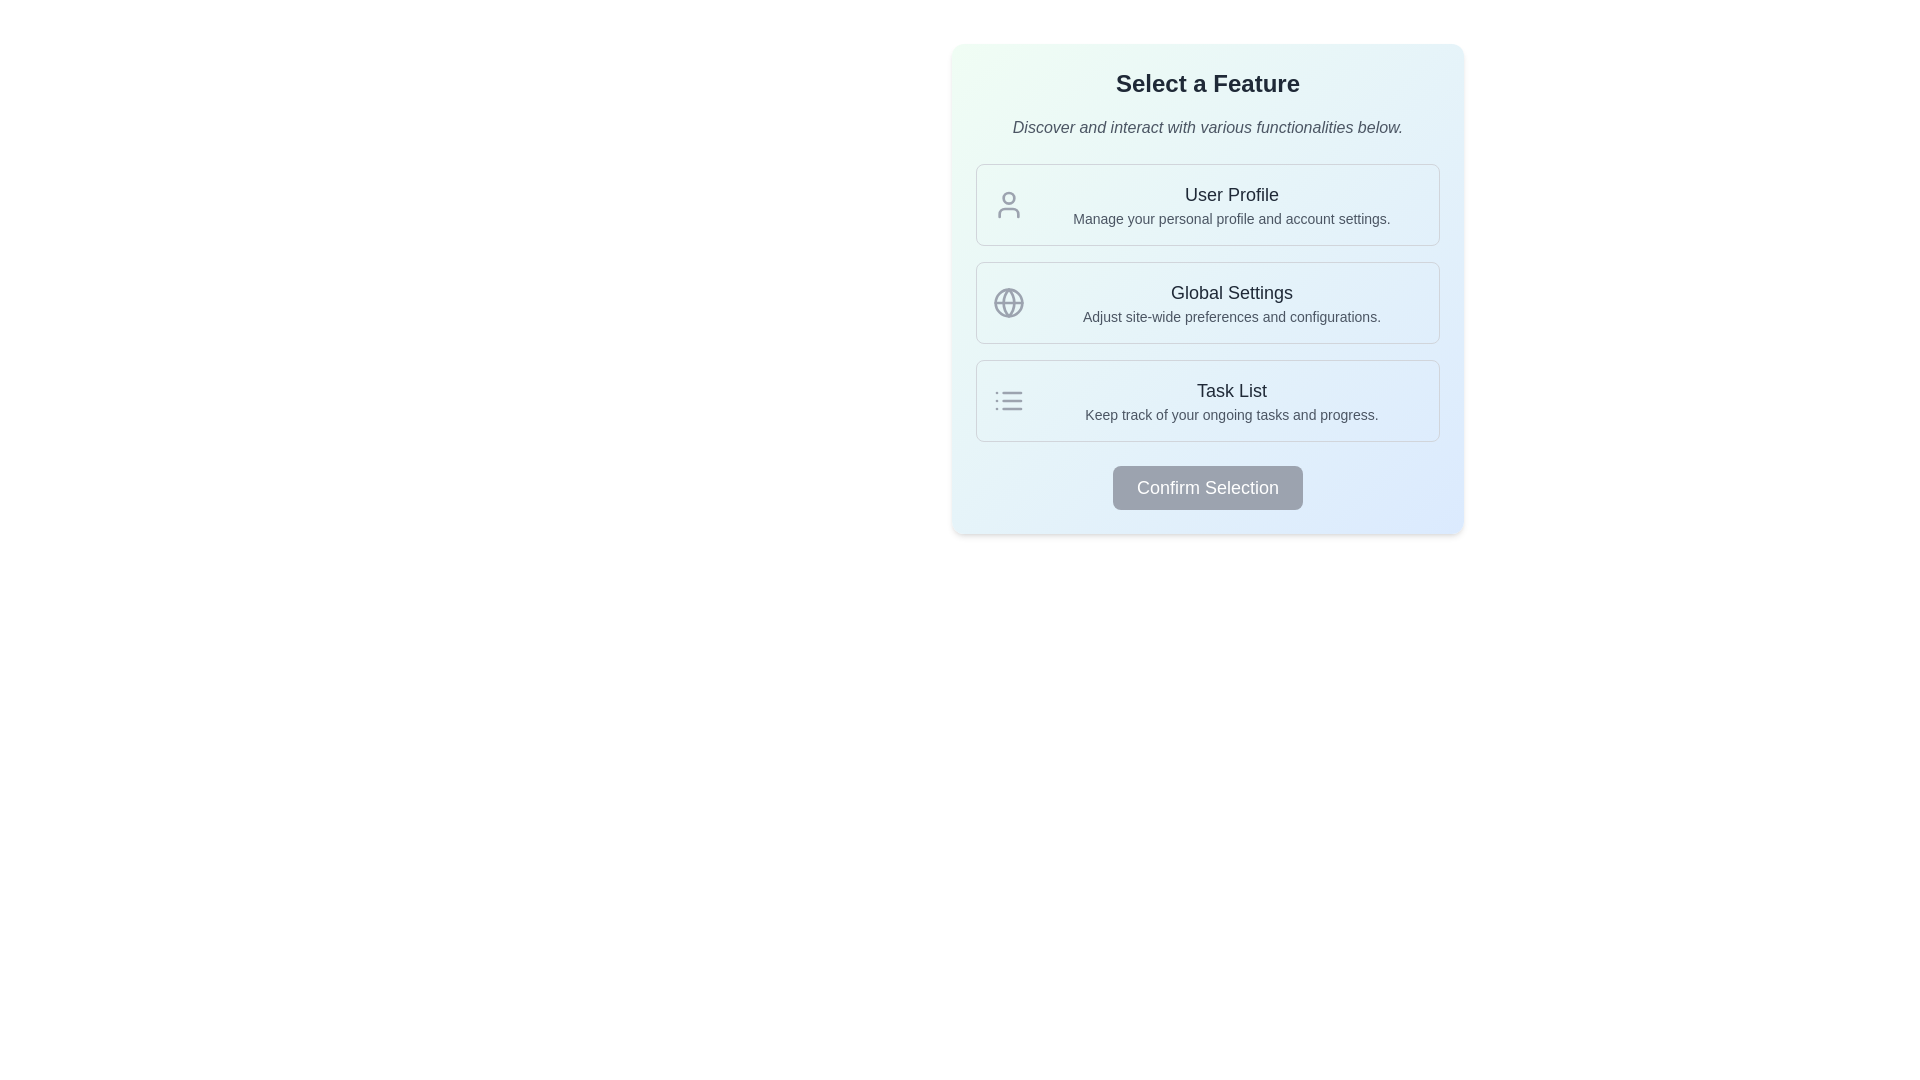  I want to click on the gray globe icon representing 'Global Settings', which is circular with horizontal and vertical lines, located to the left of the 'Global Settings' label, so click(1008, 303).